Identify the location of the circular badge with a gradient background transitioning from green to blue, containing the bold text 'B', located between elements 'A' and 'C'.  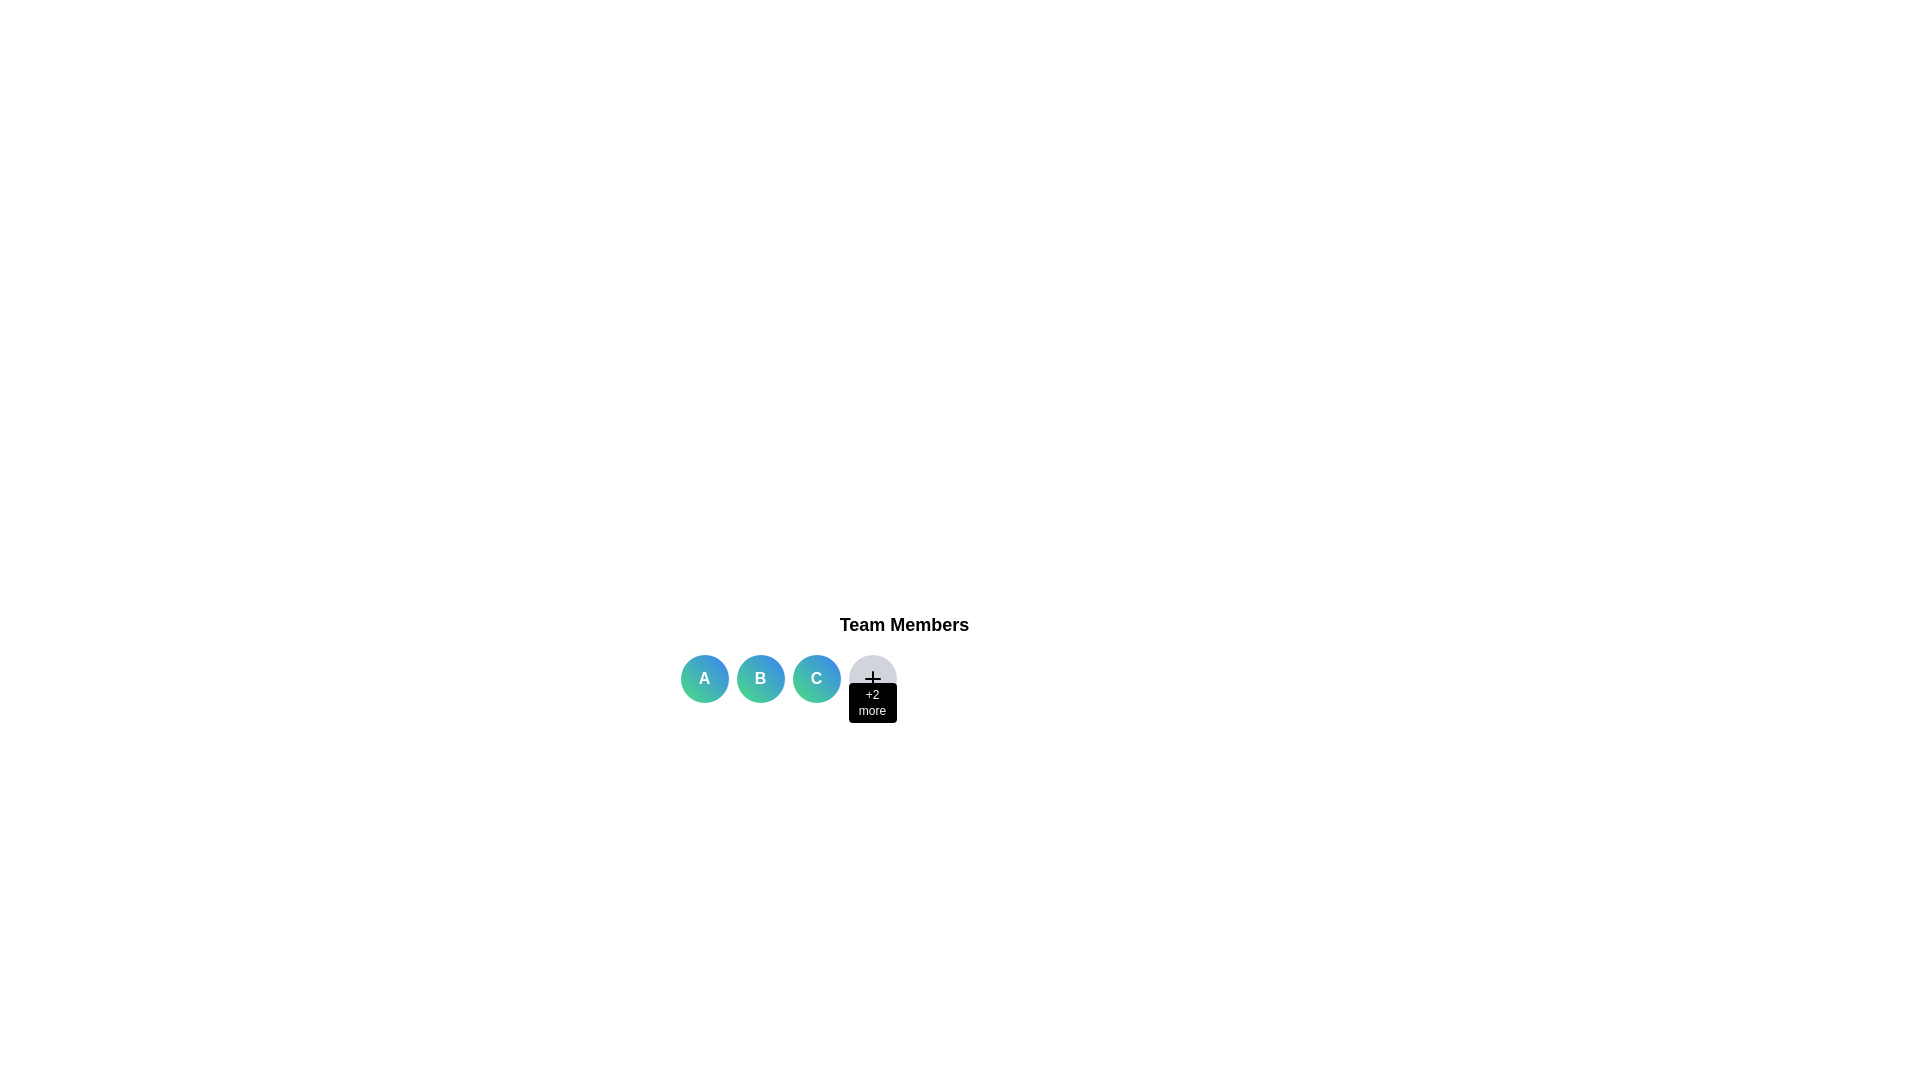
(759, 677).